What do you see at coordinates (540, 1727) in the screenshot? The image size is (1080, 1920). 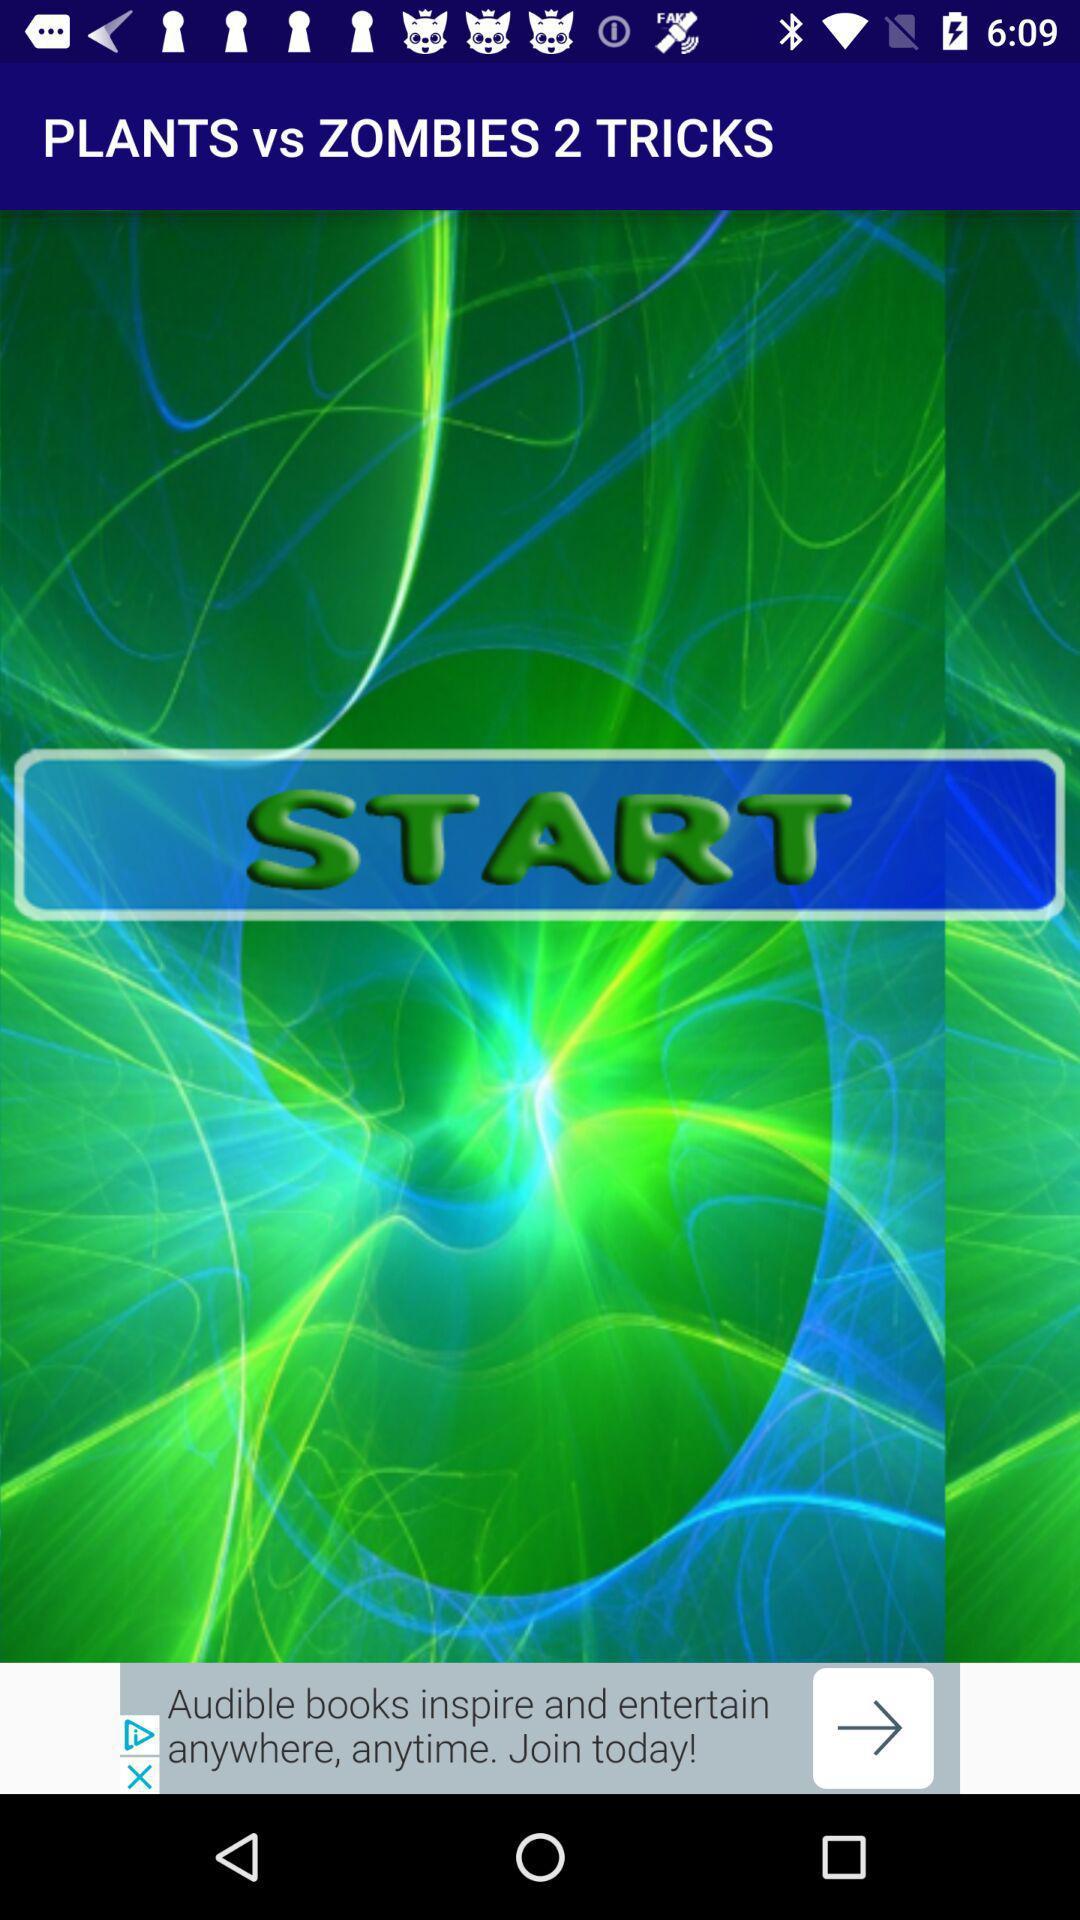 I see `open advertisement` at bounding box center [540, 1727].